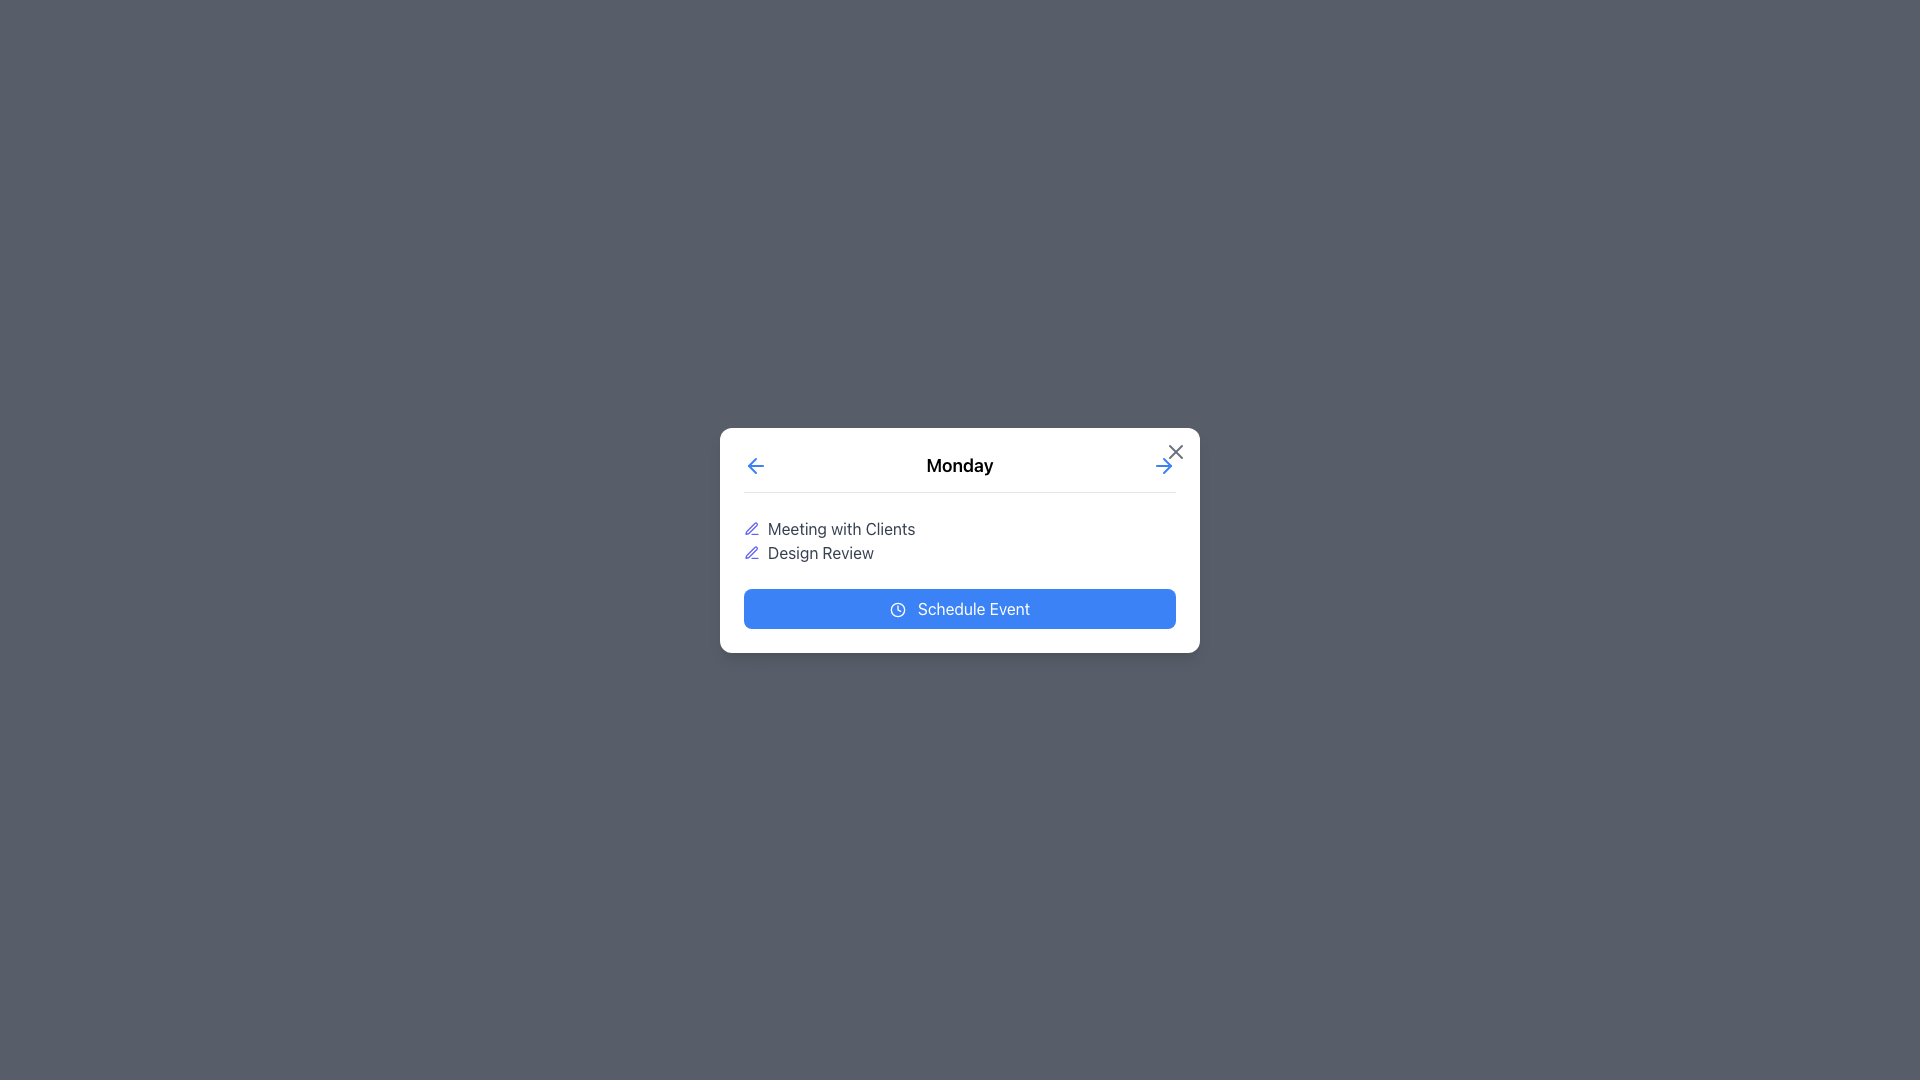 The image size is (1920, 1080). Describe the element at coordinates (896, 609) in the screenshot. I see `the 'Schedule Event' button, which includes an icon on the left side, to initiate the scheduling action` at that location.